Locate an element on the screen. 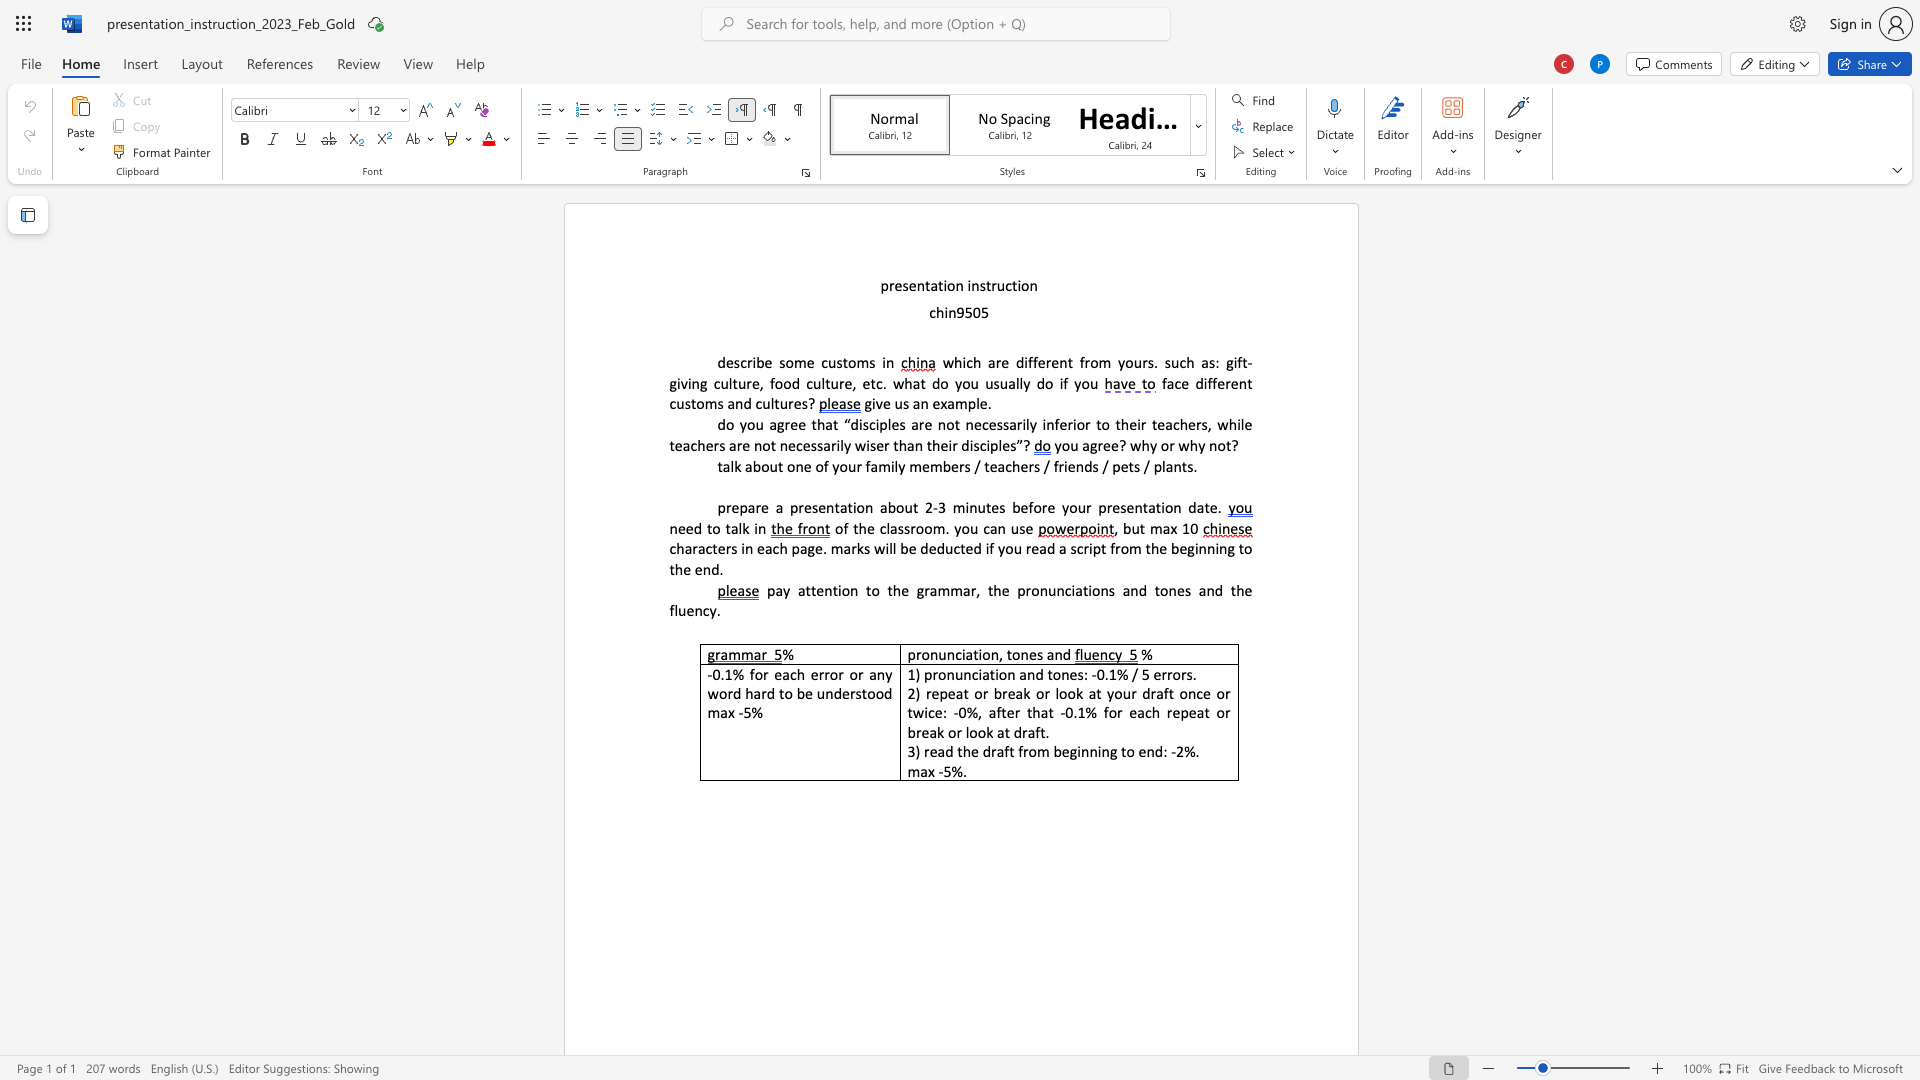 Image resolution: width=1920 pixels, height=1080 pixels. the 1th character "m" in the text is located at coordinates (961, 403).